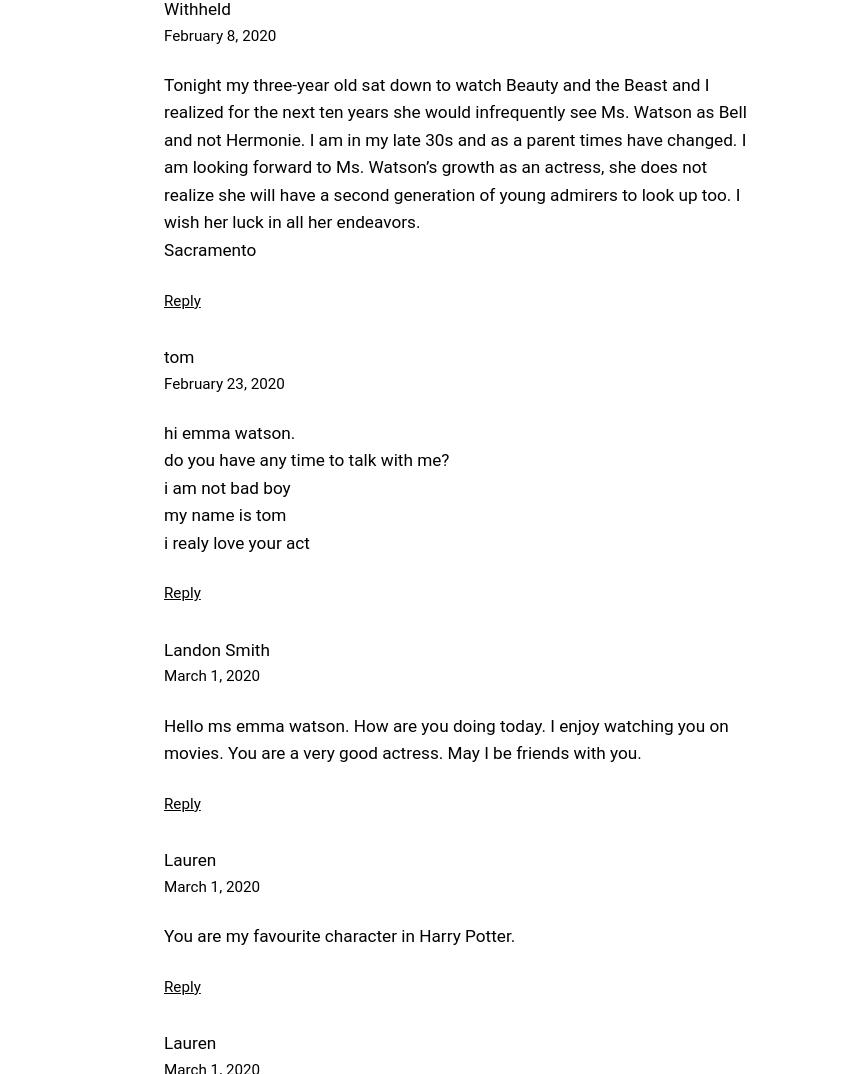  What do you see at coordinates (163, 249) in the screenshot?
I see `'Sacramento'` at bounding box center [163, 249].